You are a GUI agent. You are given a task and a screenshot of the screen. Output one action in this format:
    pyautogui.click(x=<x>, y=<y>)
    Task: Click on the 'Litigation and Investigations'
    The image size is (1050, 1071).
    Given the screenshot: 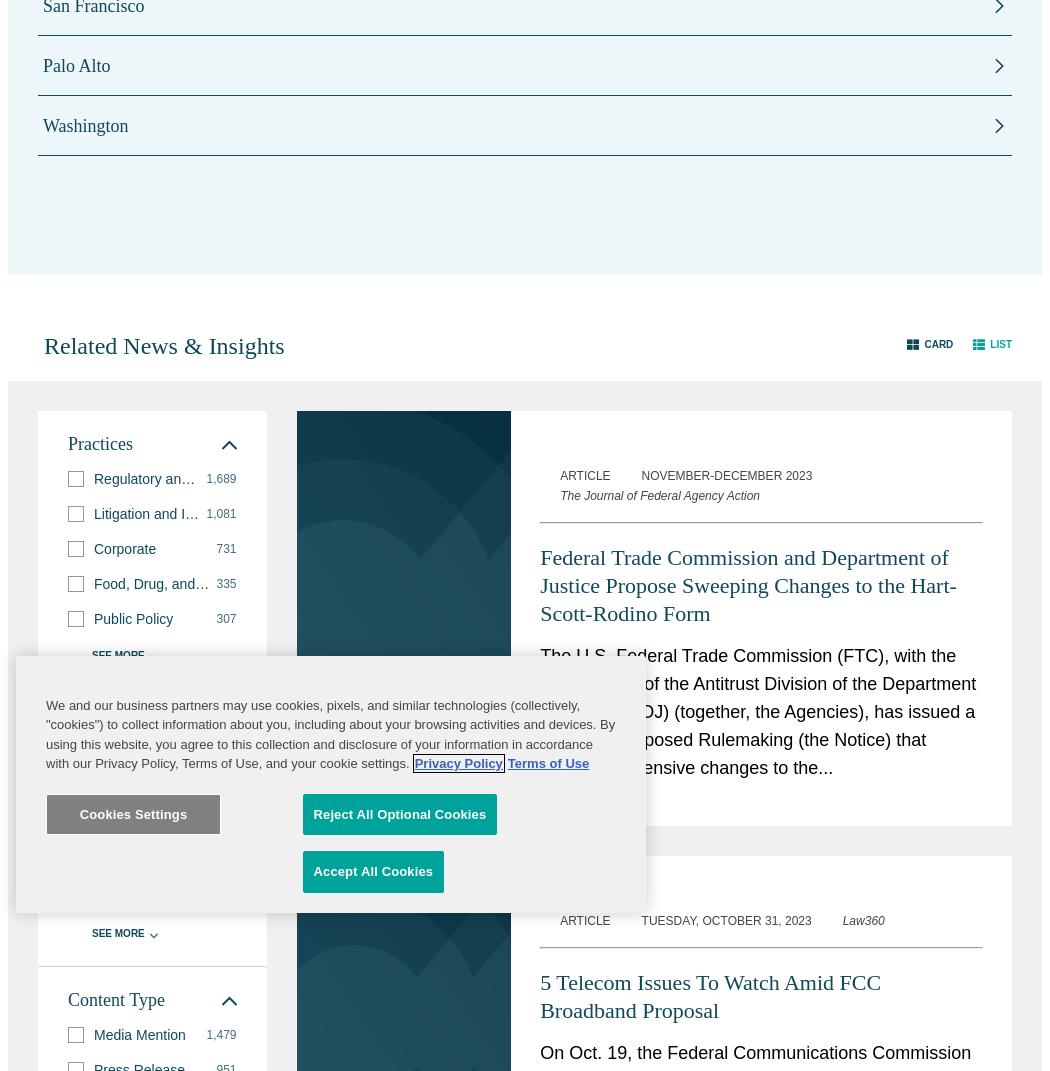 What is the action you would take?
    pyautogui.click(x=179, y=512)
    